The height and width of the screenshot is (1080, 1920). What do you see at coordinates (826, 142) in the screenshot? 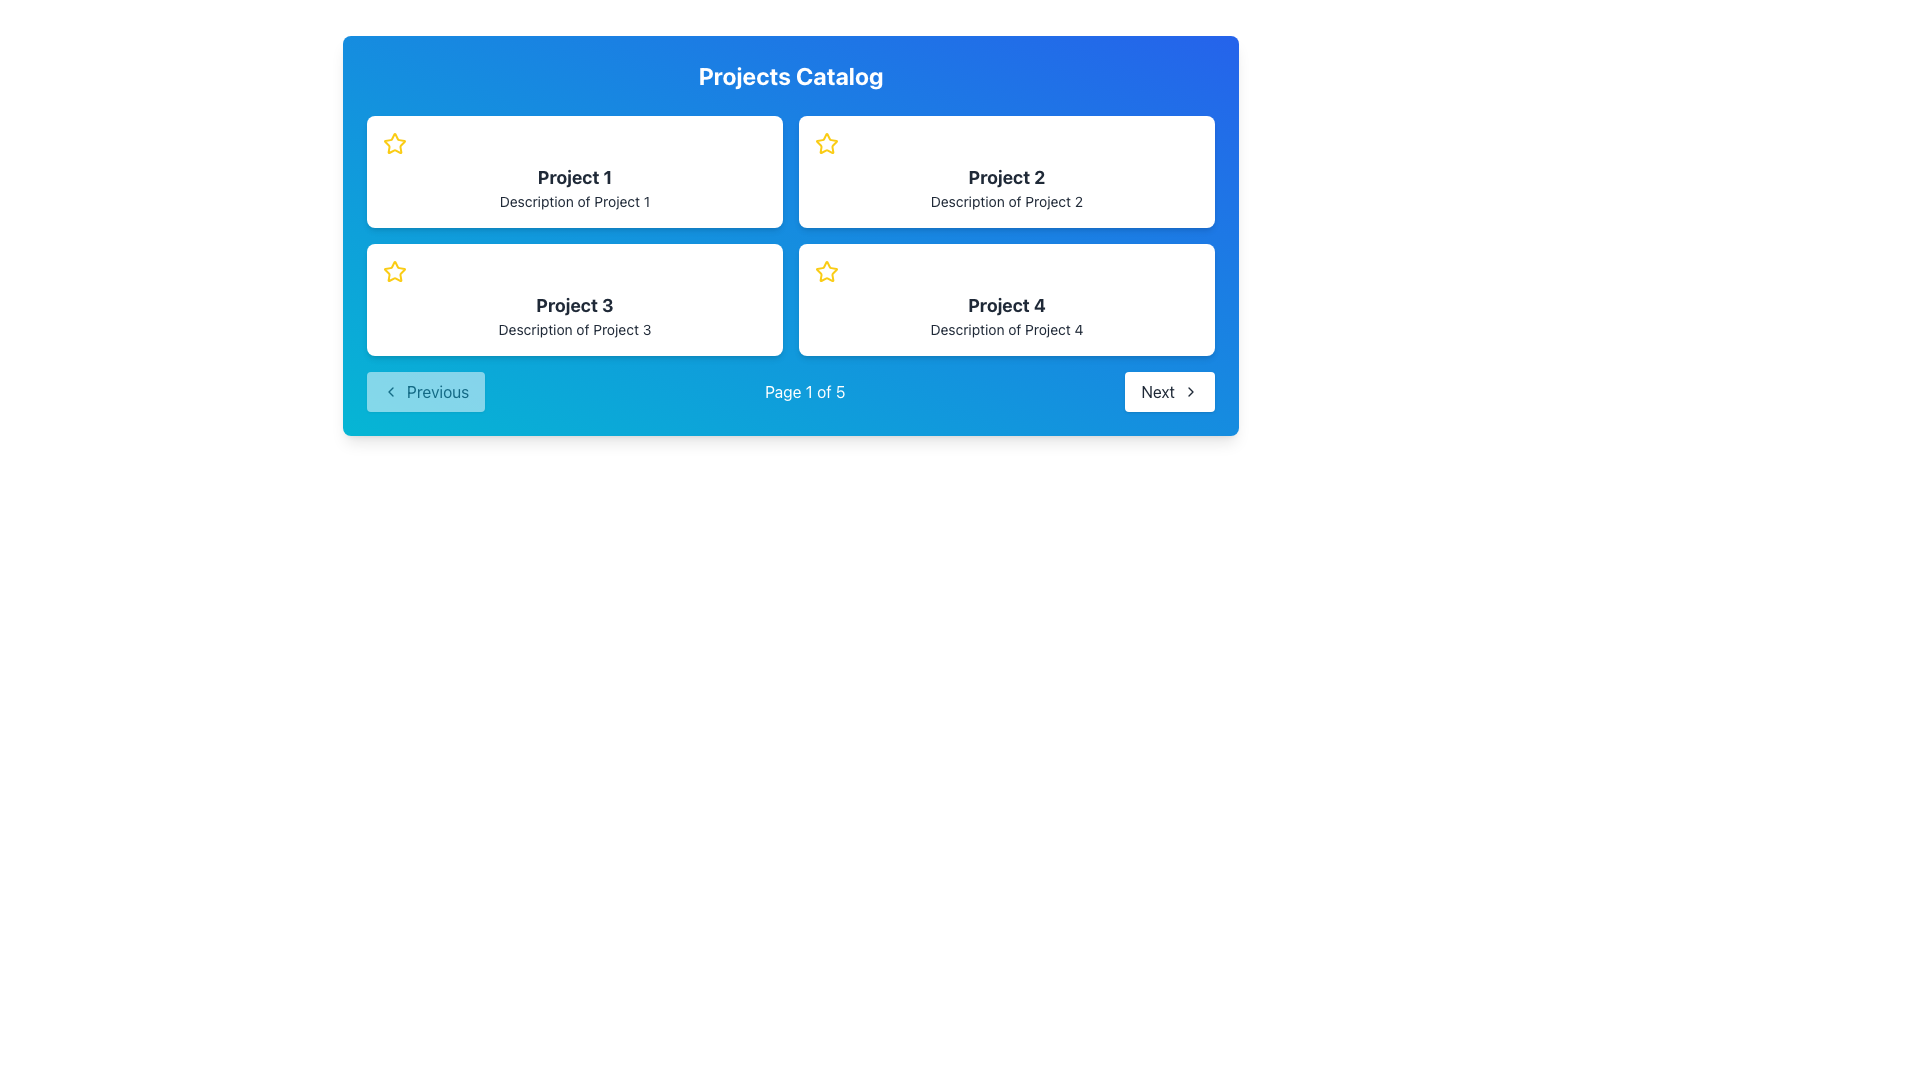
I see `the star icon in the upper left corner of the 'Project 2' card` at bounding box center [826, 142].